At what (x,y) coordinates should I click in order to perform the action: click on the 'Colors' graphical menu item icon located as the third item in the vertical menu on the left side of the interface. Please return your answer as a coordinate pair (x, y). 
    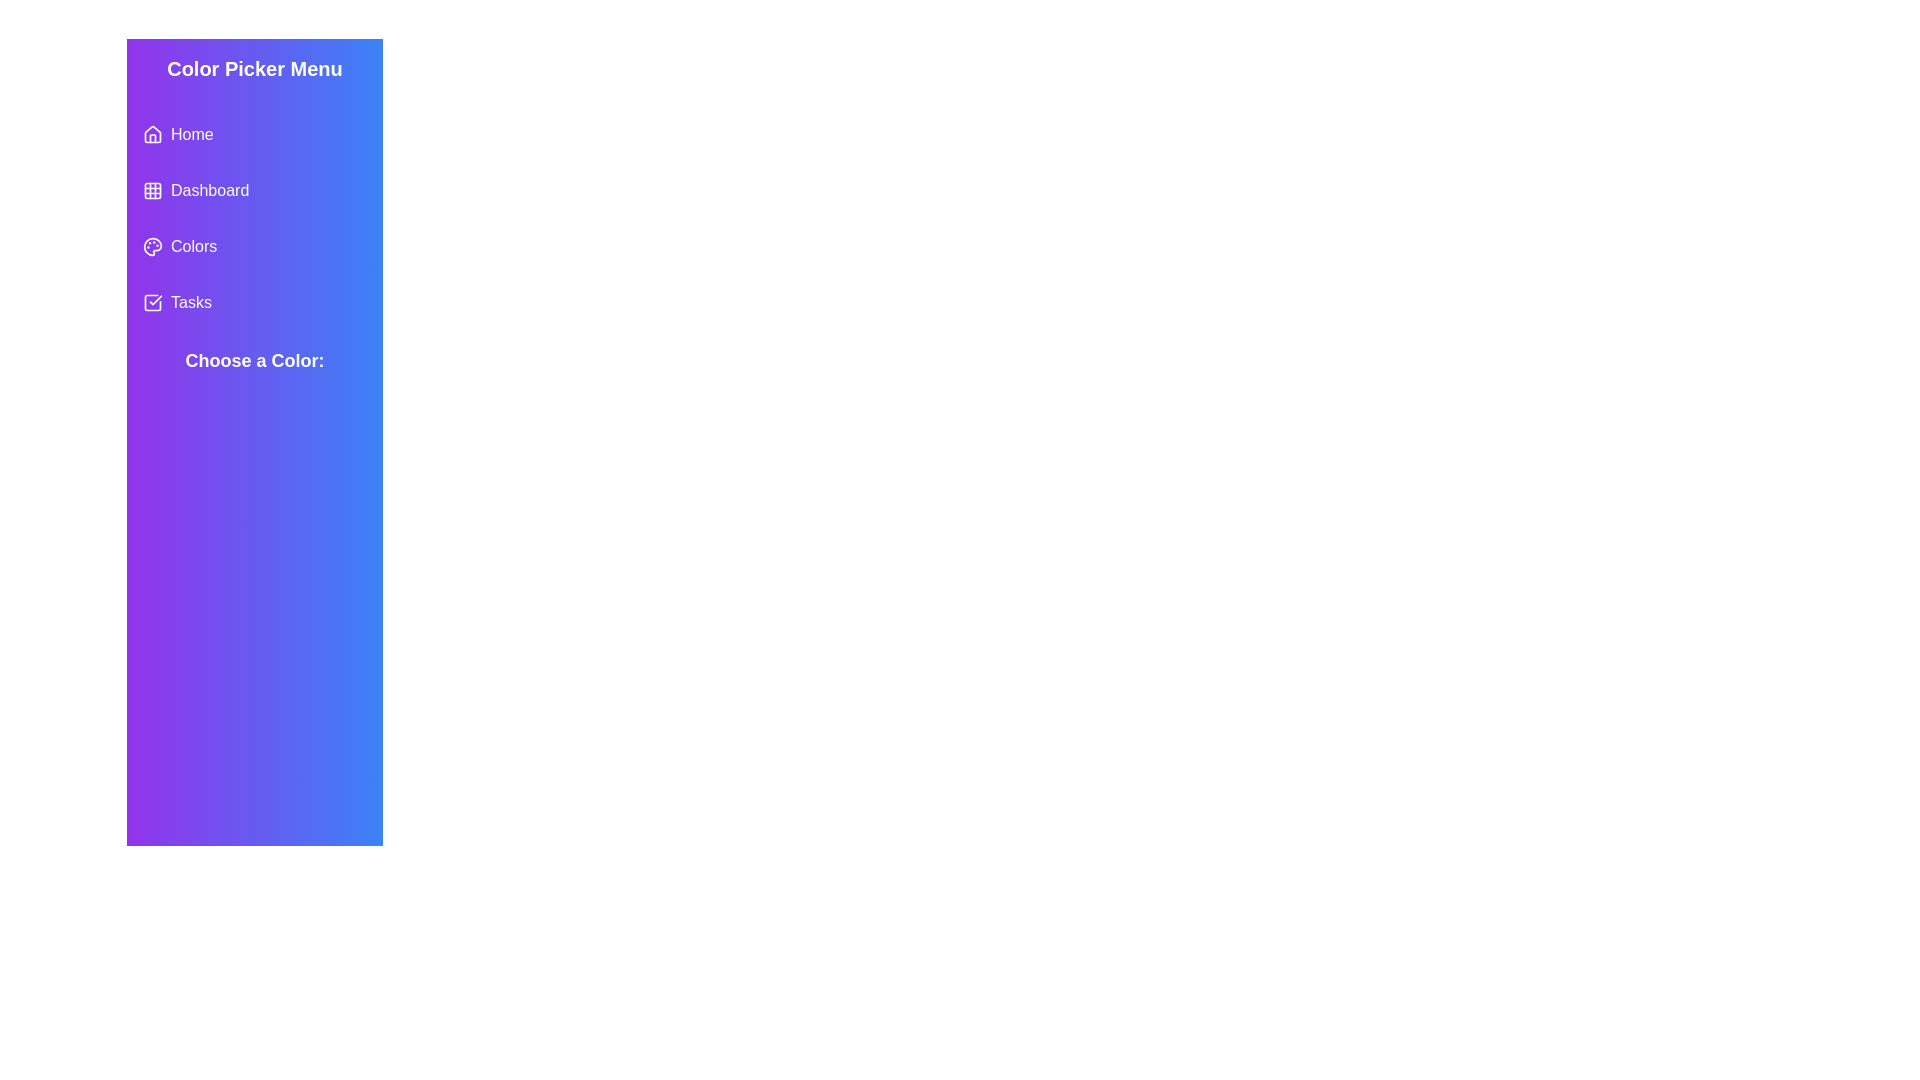
    Looking at the image, I should click on (151, 245).